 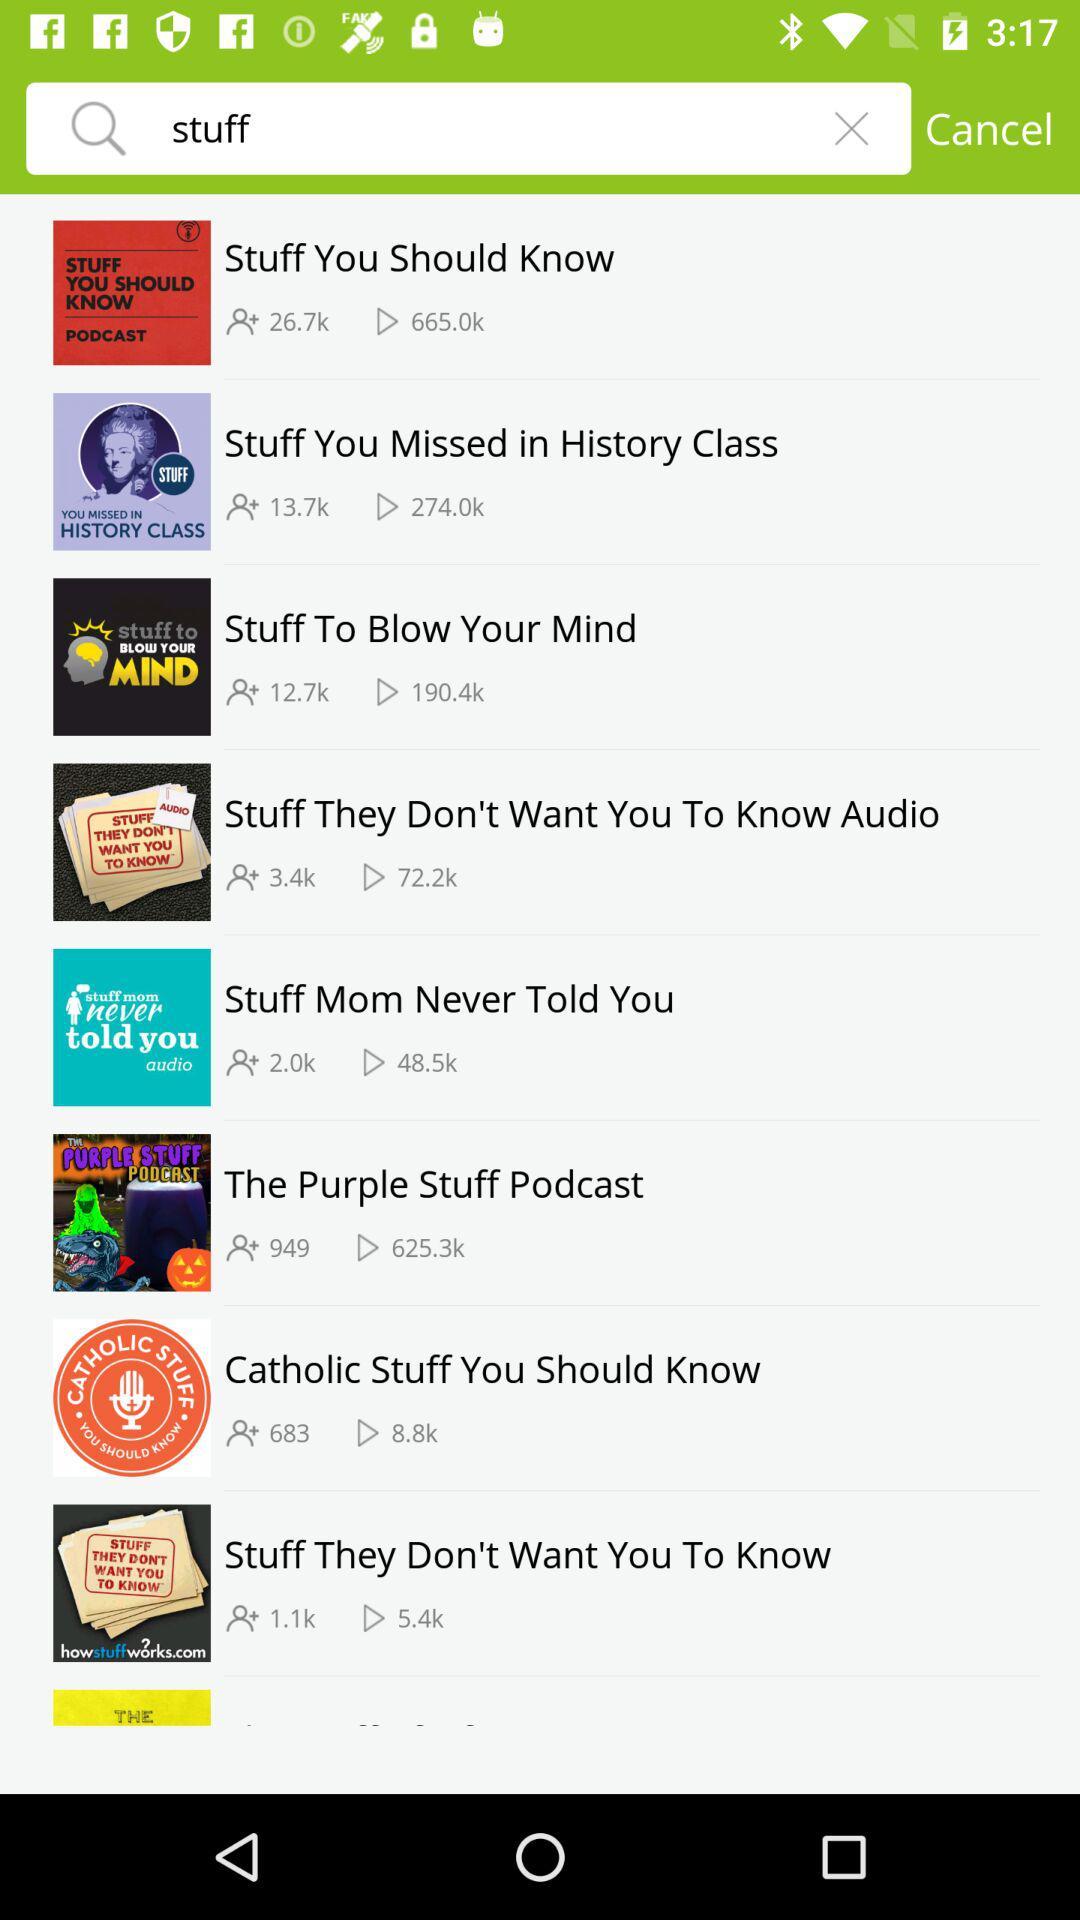 What do you see at coordinates (631, 933) in the screenshot?
I see `the icon above the stuff mom never icon` at bounding box center [631, 933].